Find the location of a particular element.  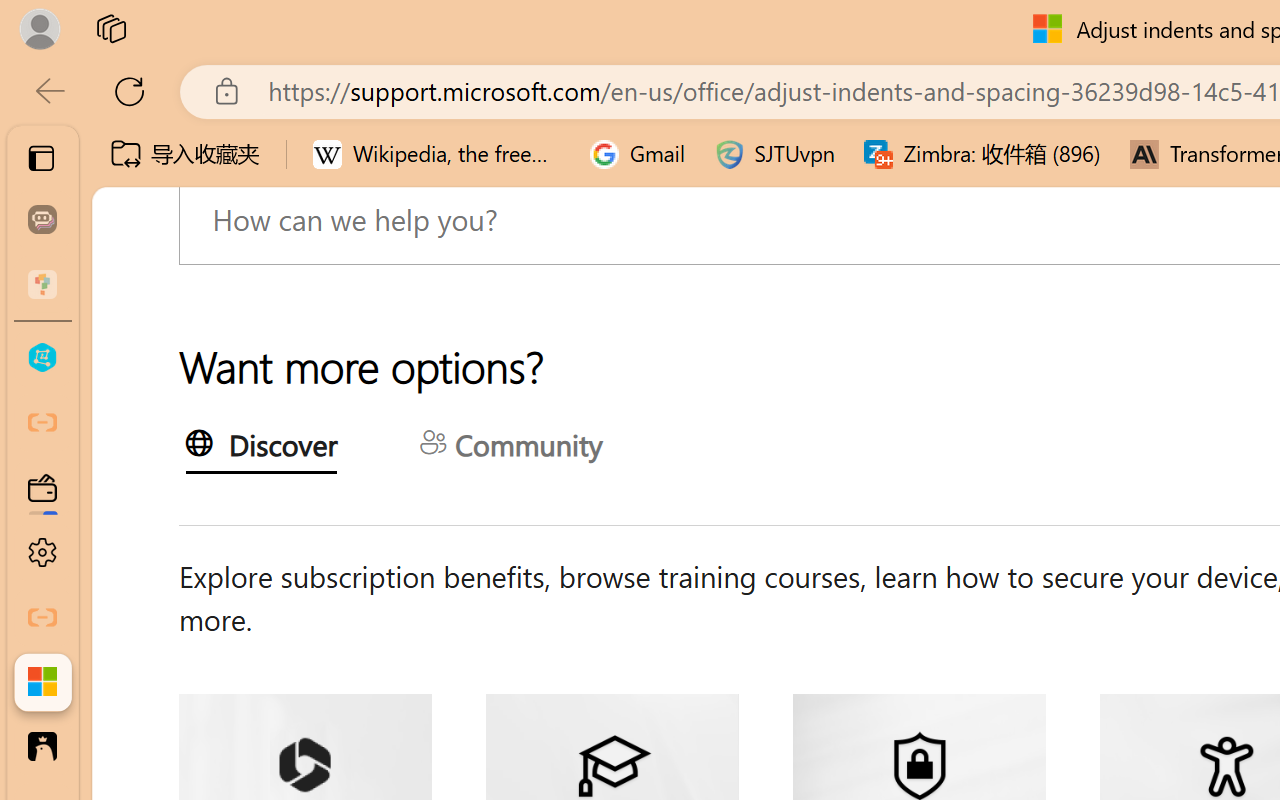

'Discover' is located at coordinates (260, 448).